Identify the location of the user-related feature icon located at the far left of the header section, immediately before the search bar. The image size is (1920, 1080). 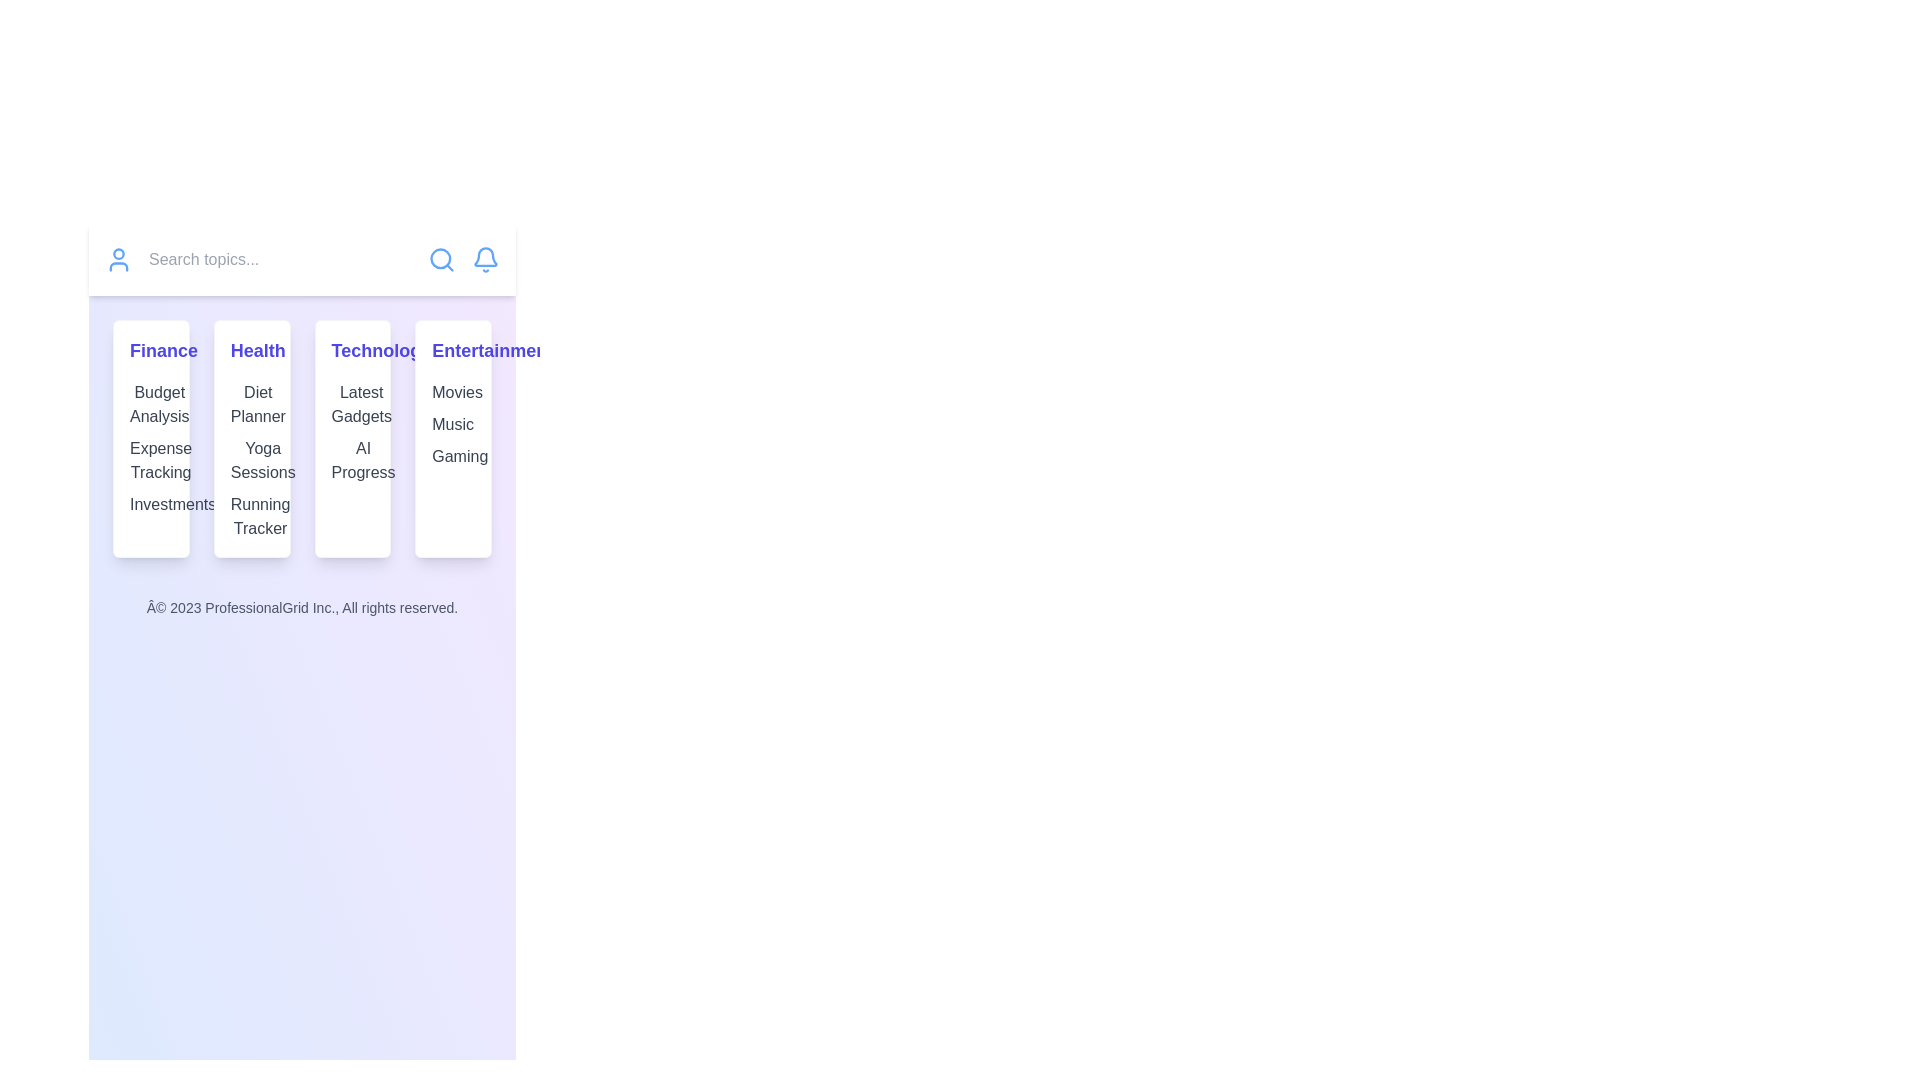
(118, 258).